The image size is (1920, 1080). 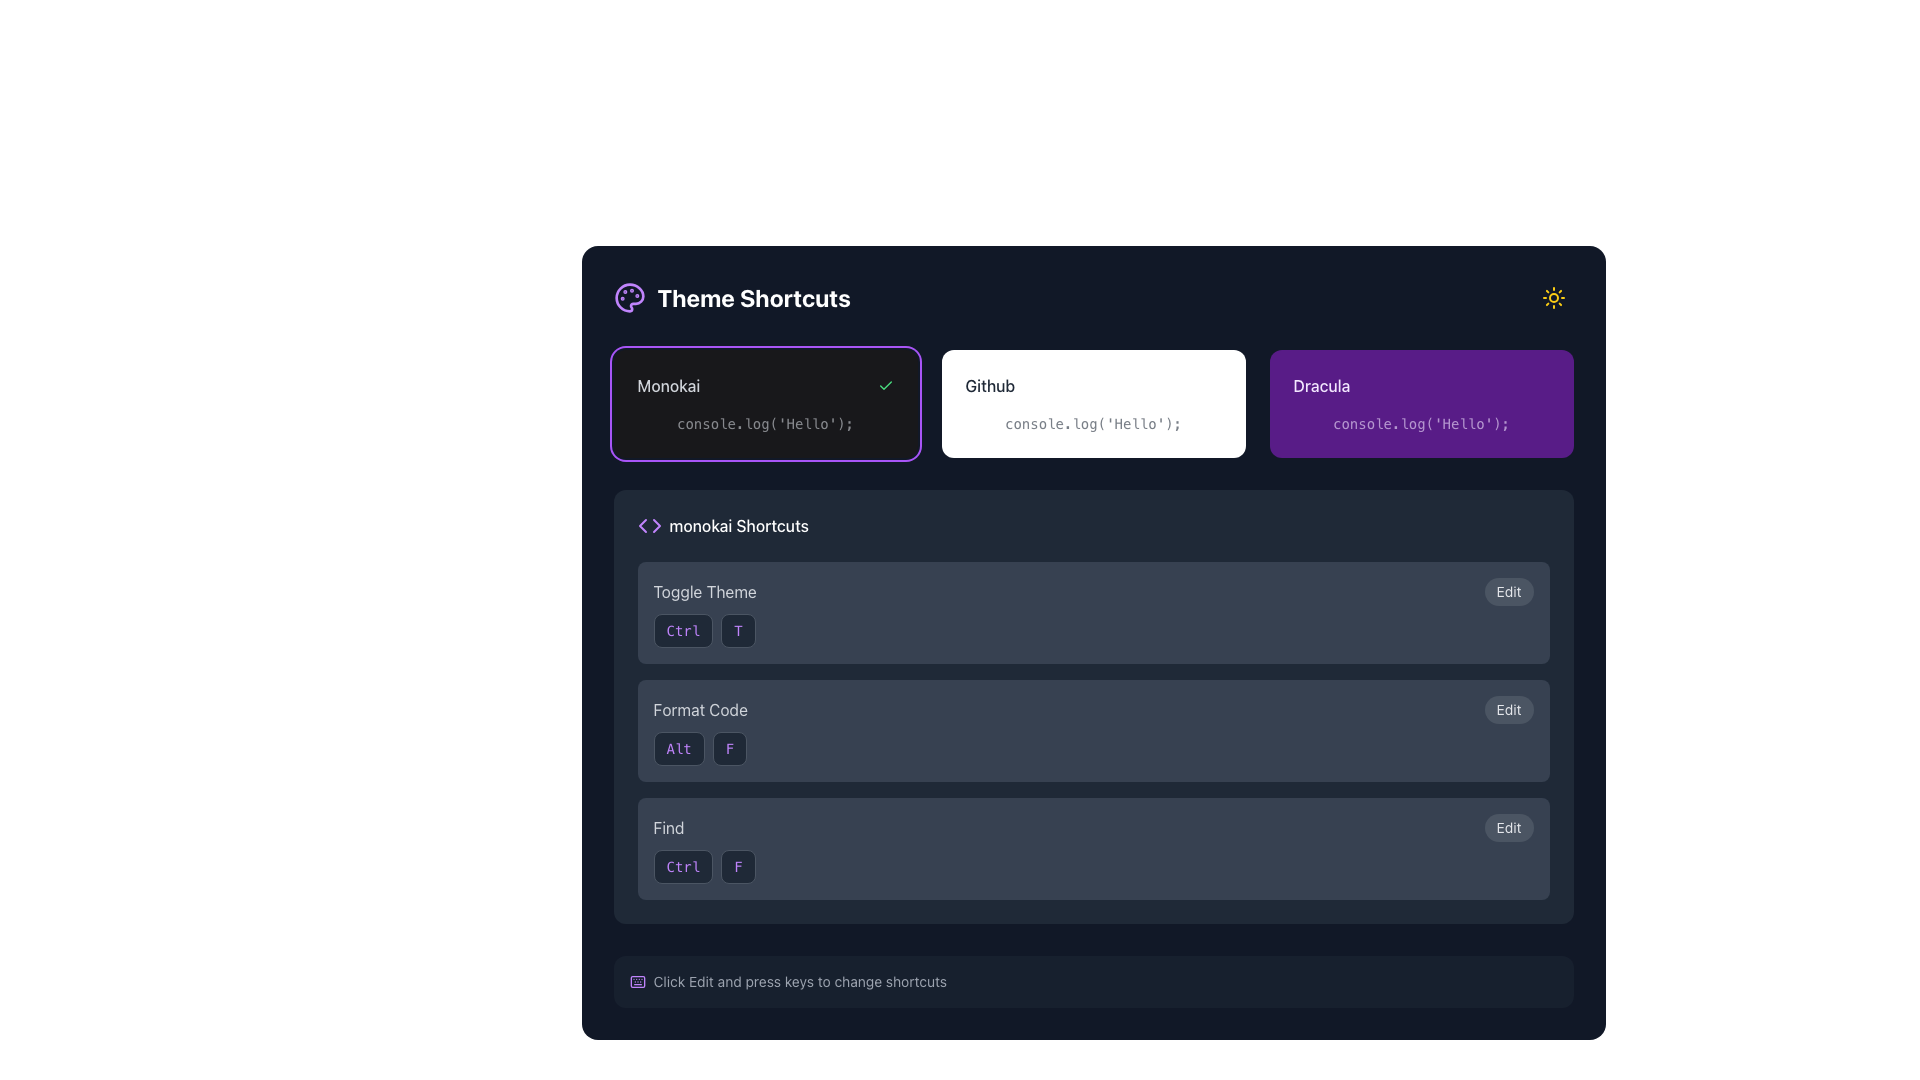 I want to click on the purple arrow-shaped chevron icon located in the 'monokai Shortcuts' section, specifically on the right side of the chevron-like structure, so click(x=656, y=524).